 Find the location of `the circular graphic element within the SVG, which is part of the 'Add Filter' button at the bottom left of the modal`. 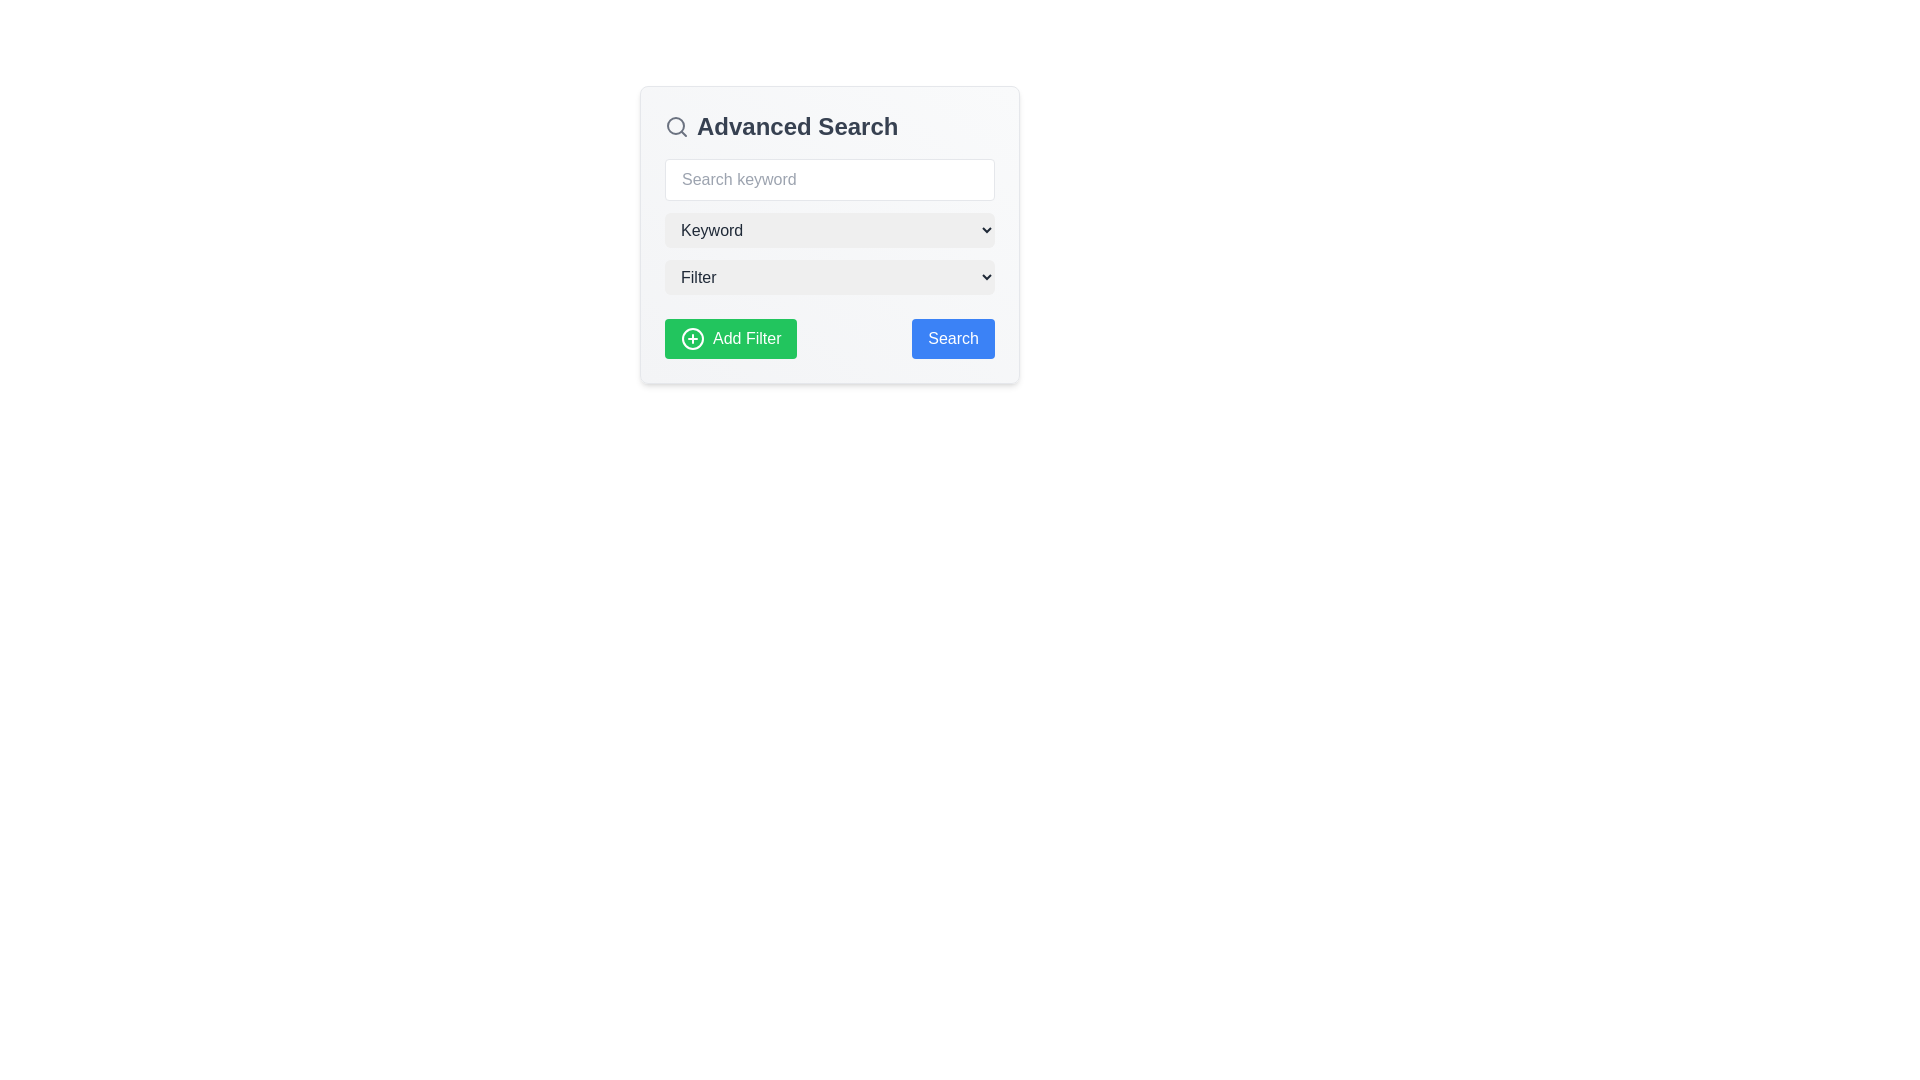

the circular graphic element within the SVG, which is part of the 'Add Filter' button at the bottom left of the modal is located at coordinates (692, 338).